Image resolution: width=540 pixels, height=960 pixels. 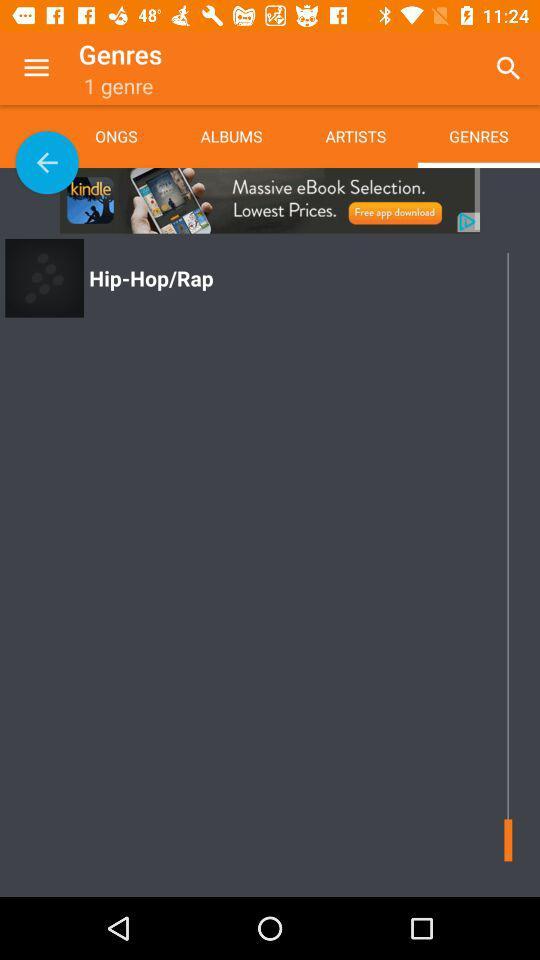 What do you see at coordinates (36, 68) in the screenshot?
I see `the app to the left of genres` at bounding box center [36, 68].